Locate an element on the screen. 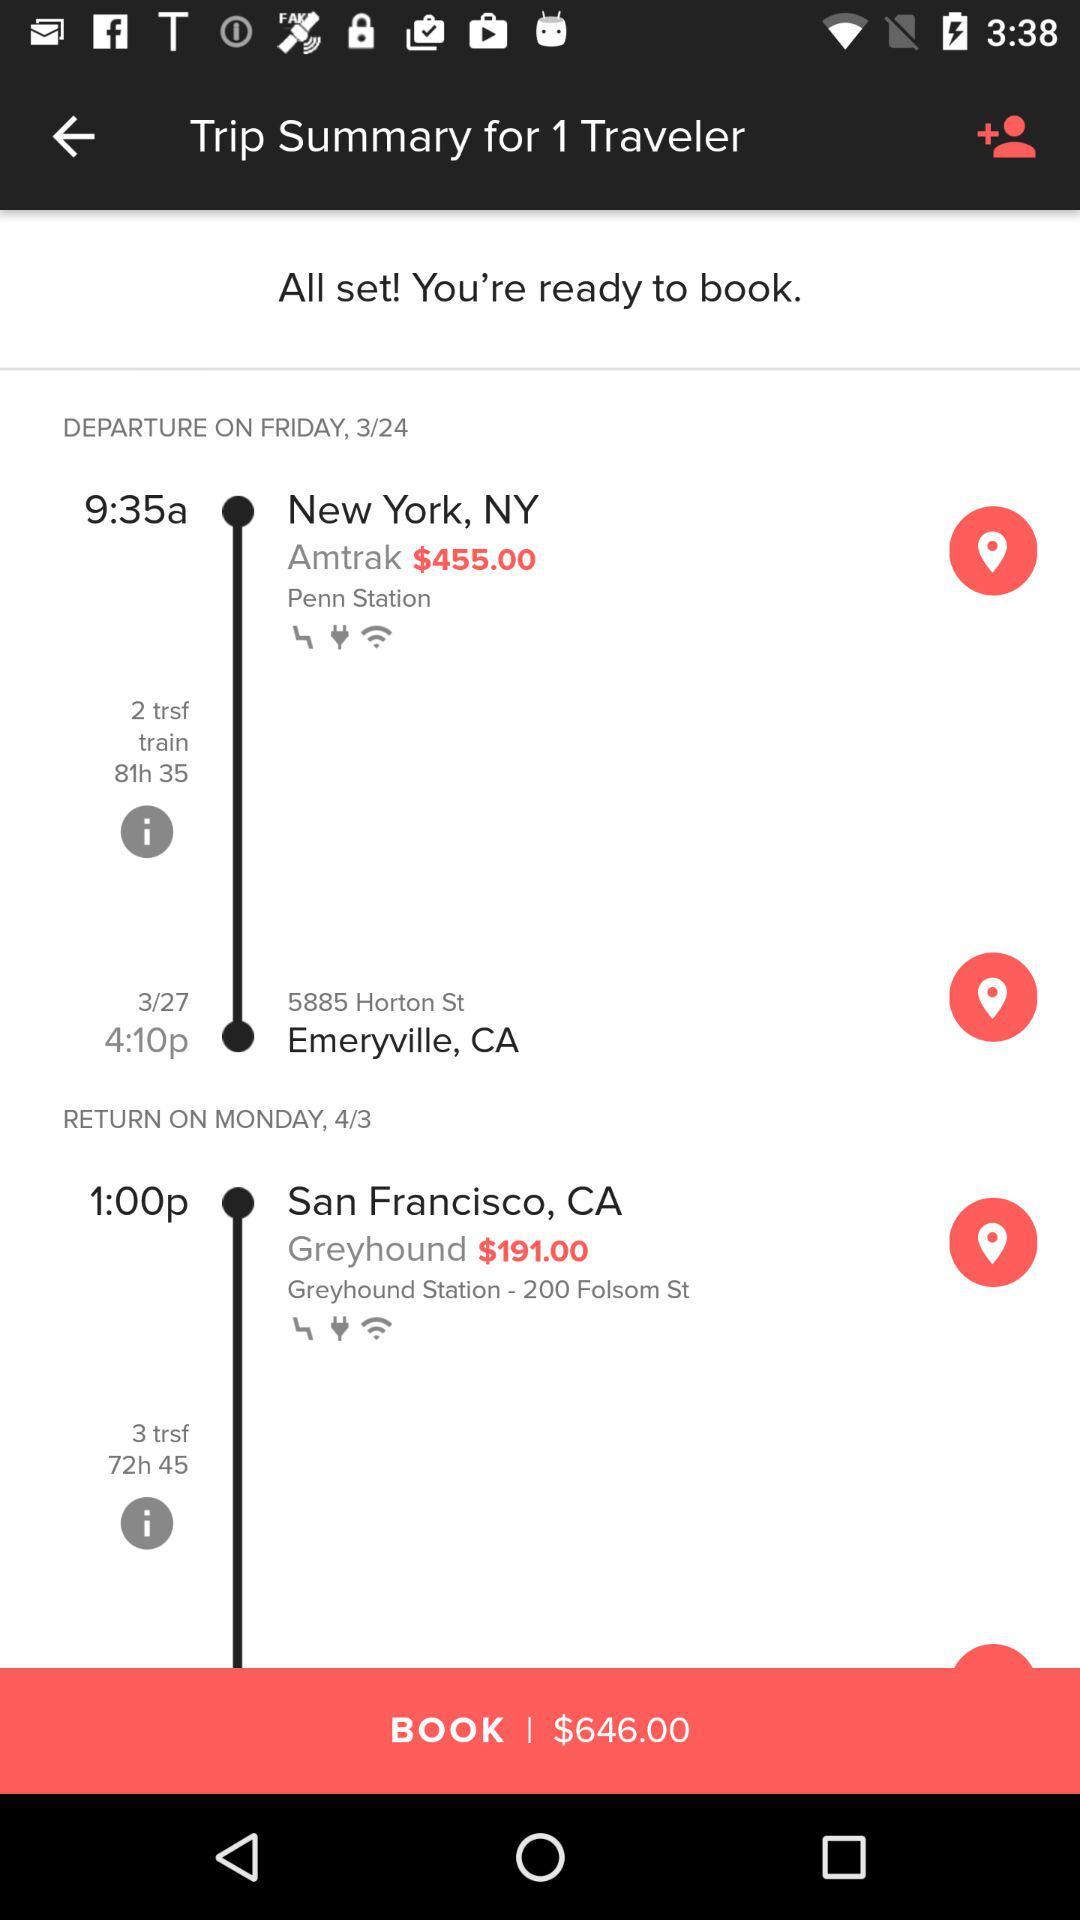  icon below the 4:10p item is located at coordinates (206, 1118).